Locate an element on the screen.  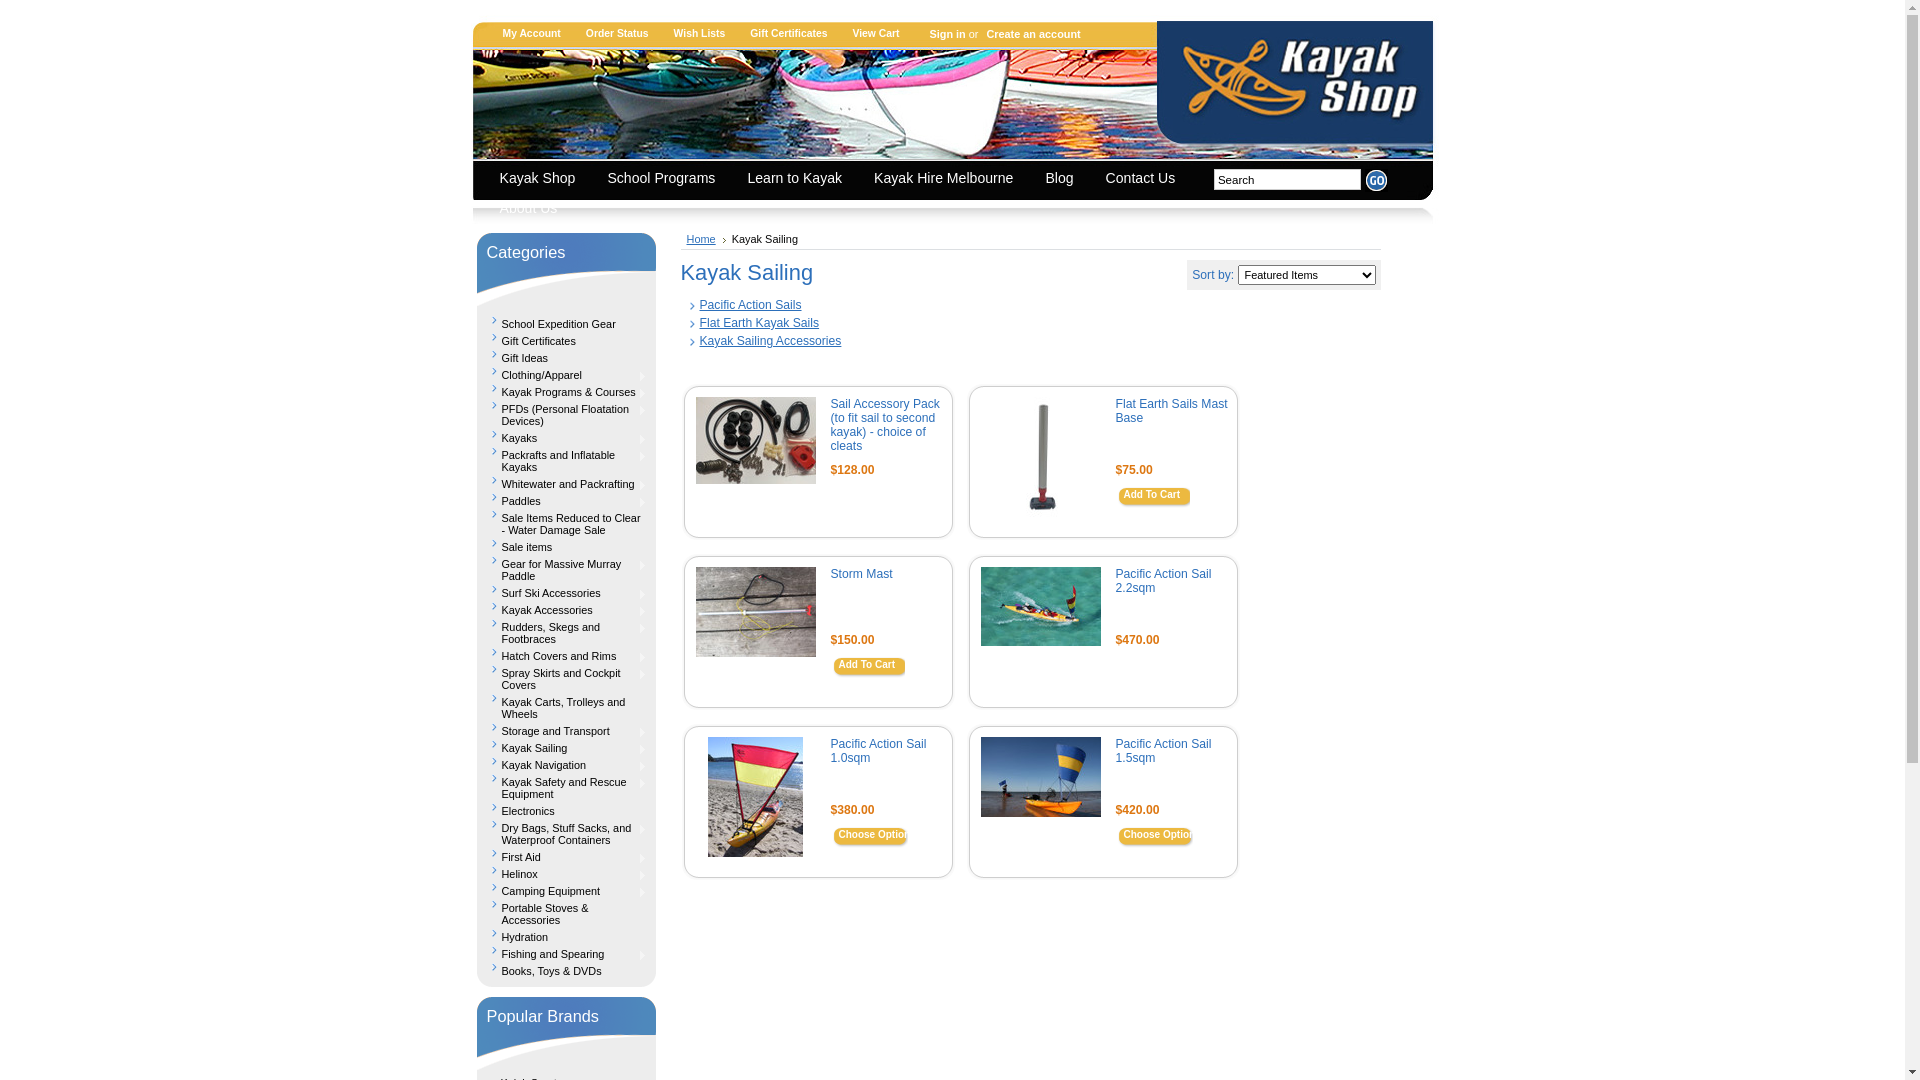
'School Programs' is located at coordinates (595, 180).